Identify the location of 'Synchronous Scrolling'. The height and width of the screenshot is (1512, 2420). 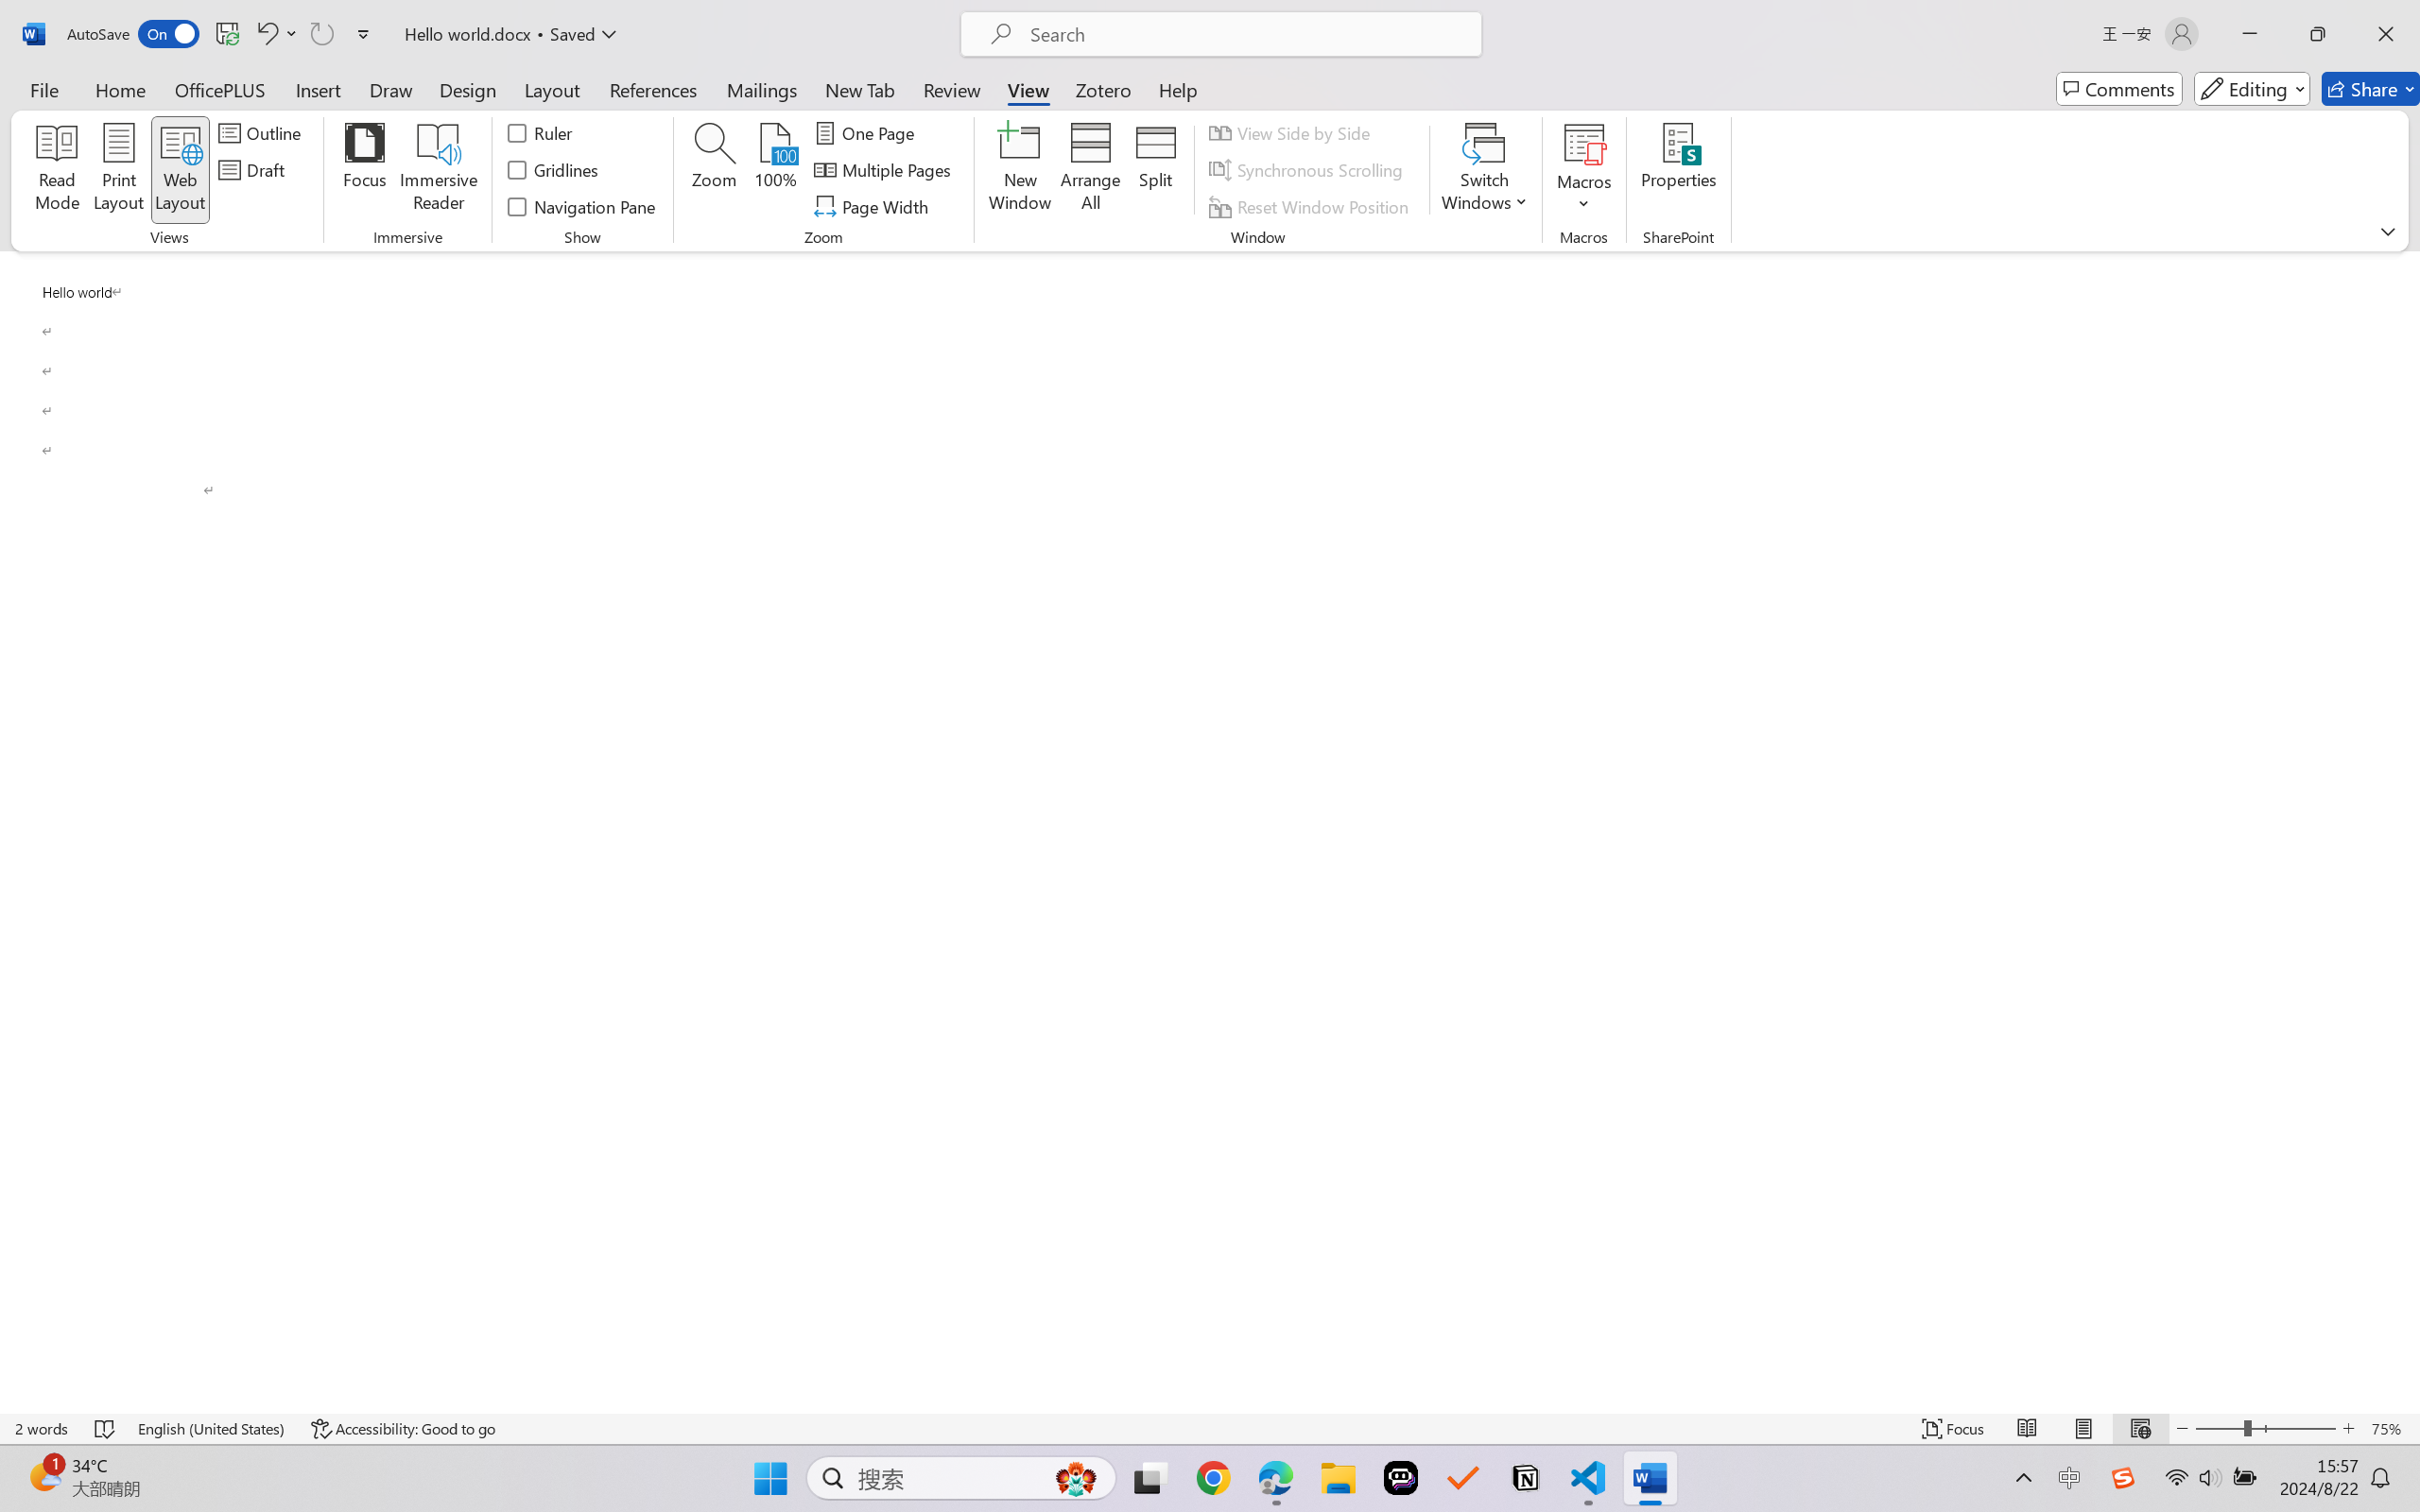
(1307, 170).